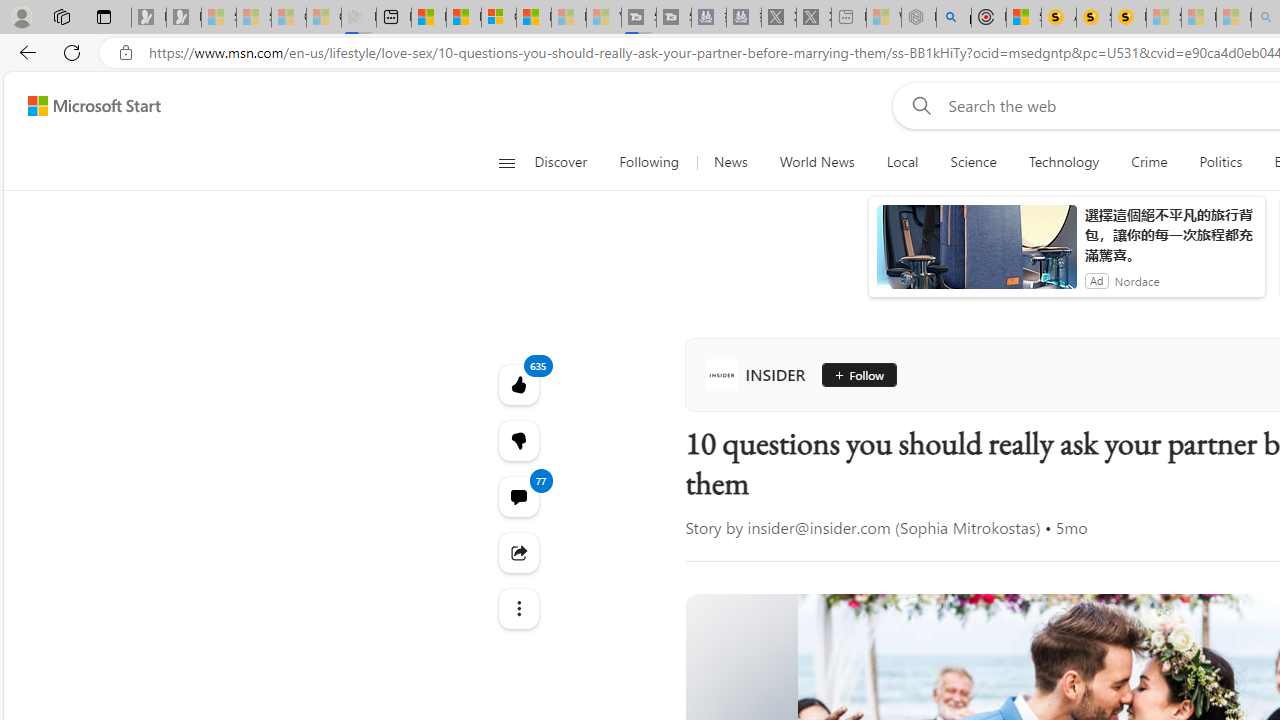  What do you see at coordinates (901, 162) in the screenshot?
I see `'Local'` at bounding box center [901, 162].